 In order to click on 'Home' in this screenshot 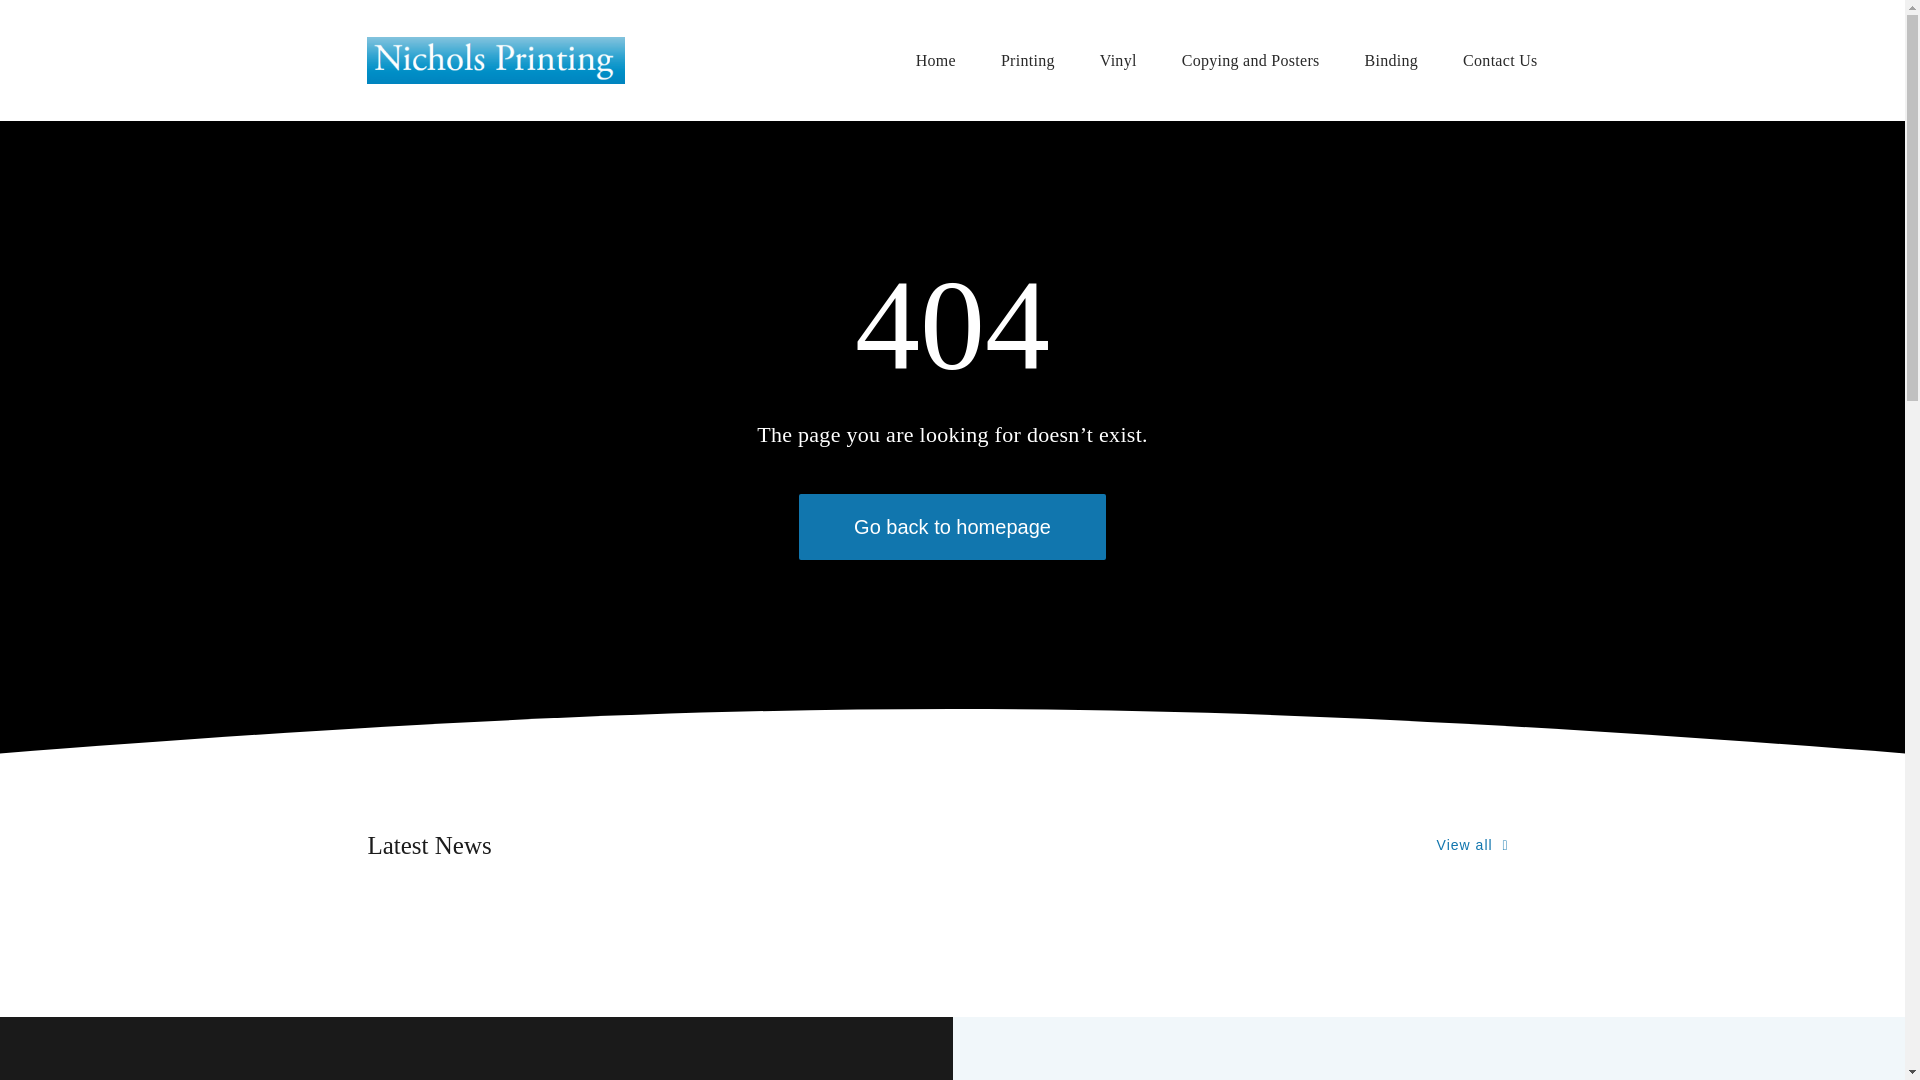, I will do `click(935, 59)`.